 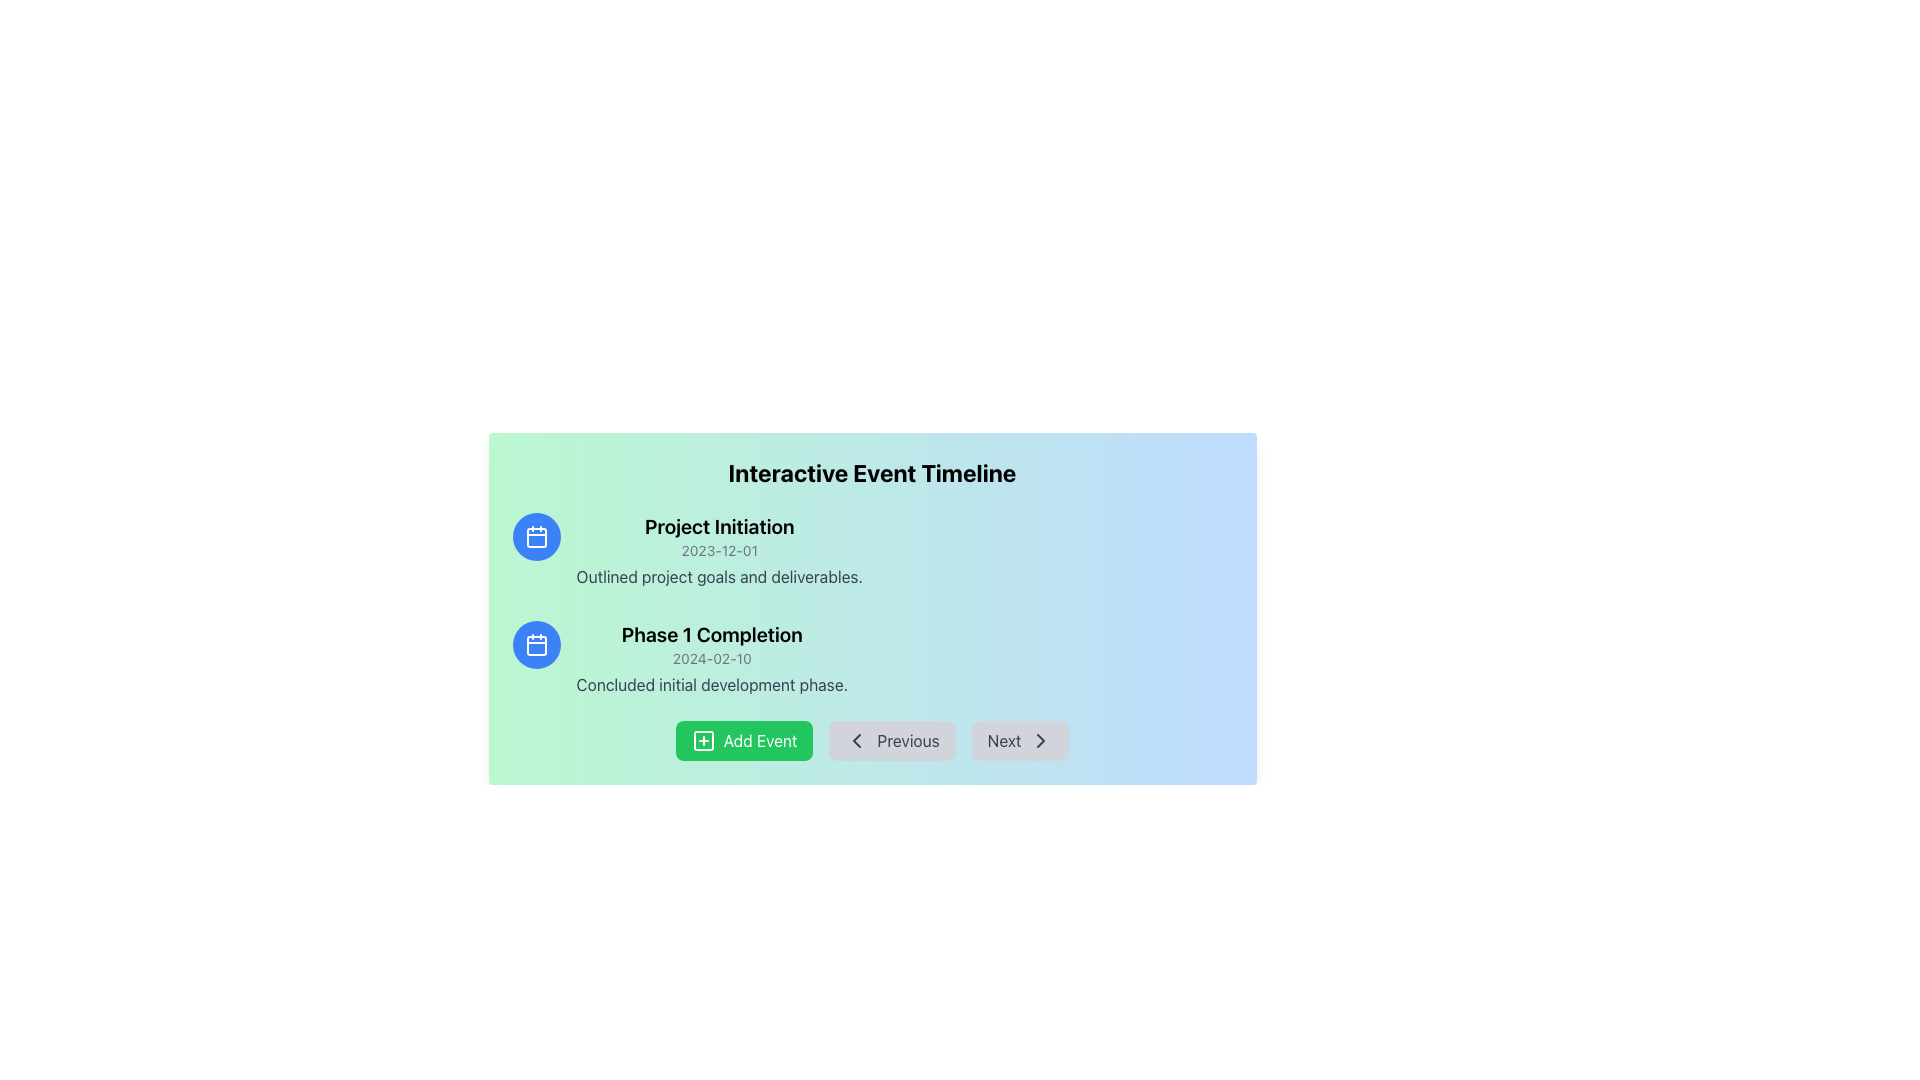 What do you see at coordinates (719, 551) in the screenshot?
I see `the text label displaying '2023-12-01' which is positioned directly below the event title 'Project Initiation'` at bounding box center [719, 551].